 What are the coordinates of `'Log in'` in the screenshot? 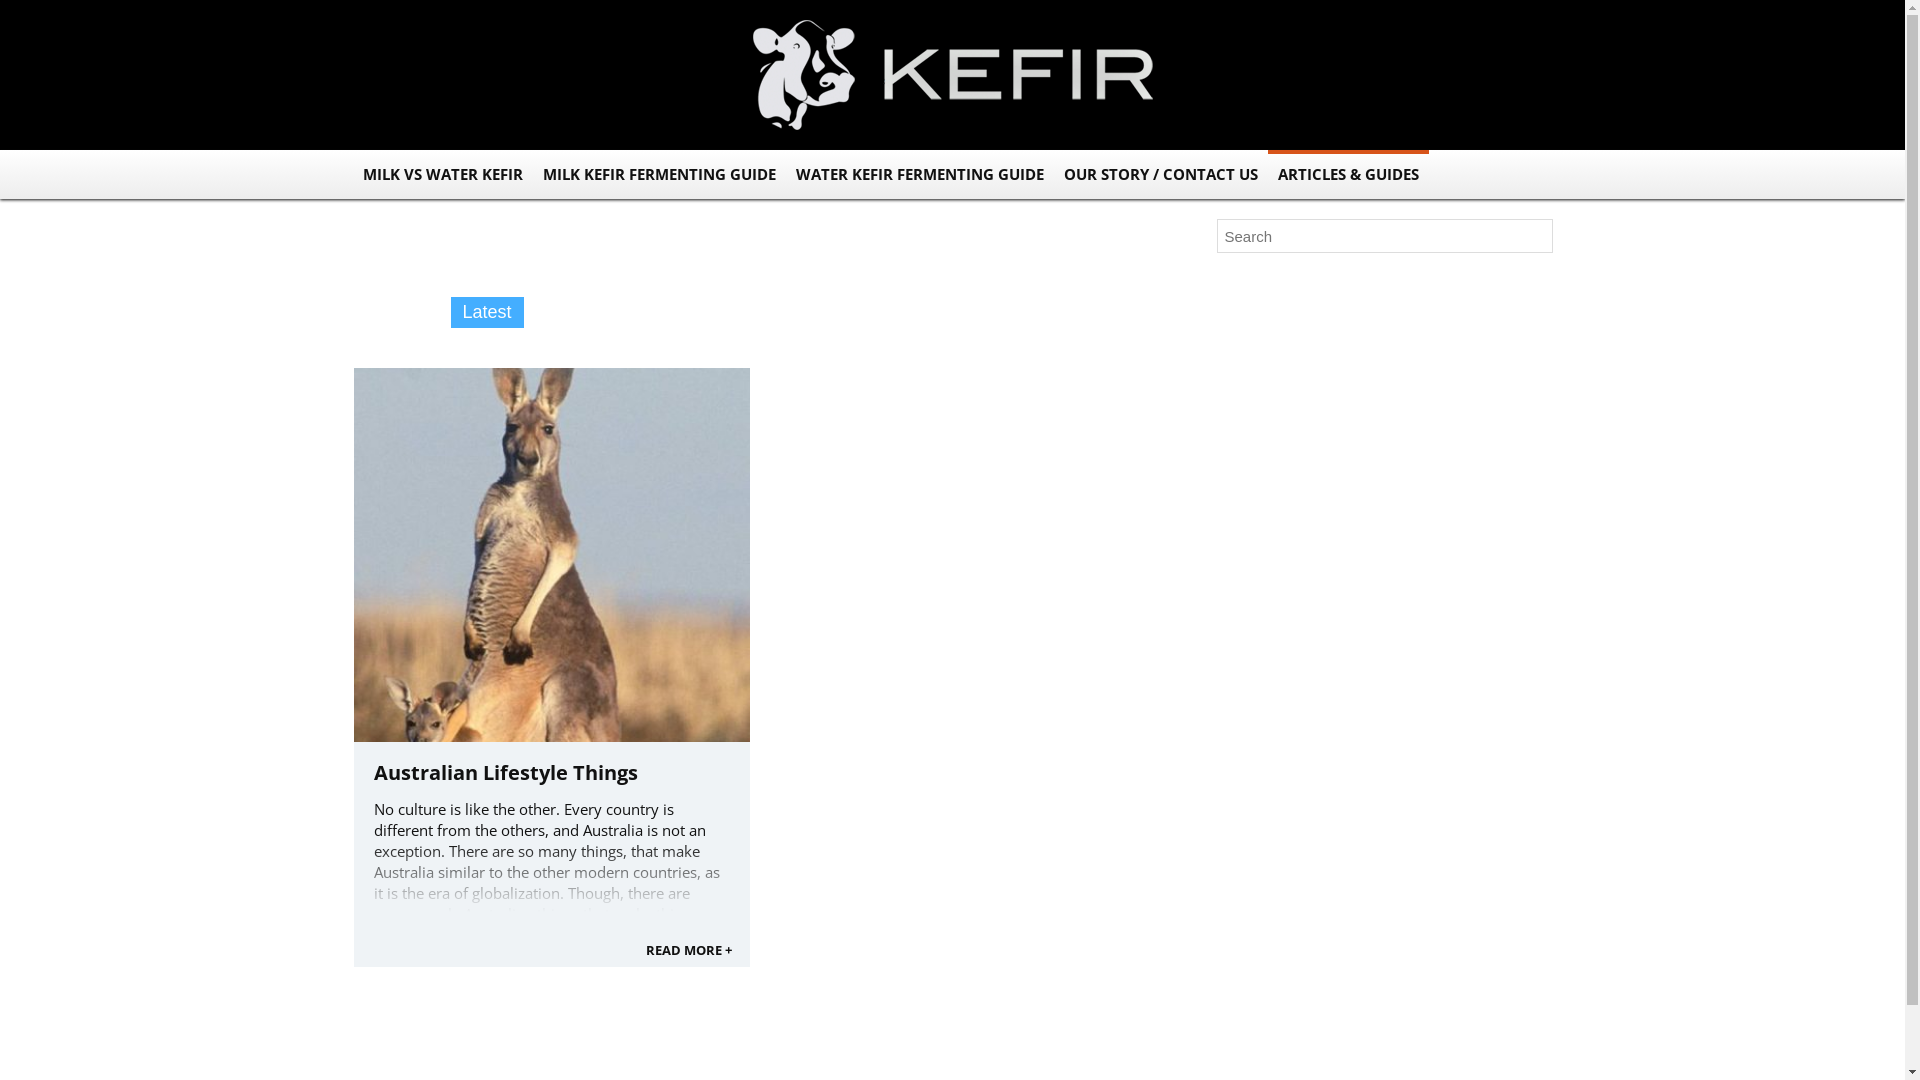 It's located at (1214, 683).